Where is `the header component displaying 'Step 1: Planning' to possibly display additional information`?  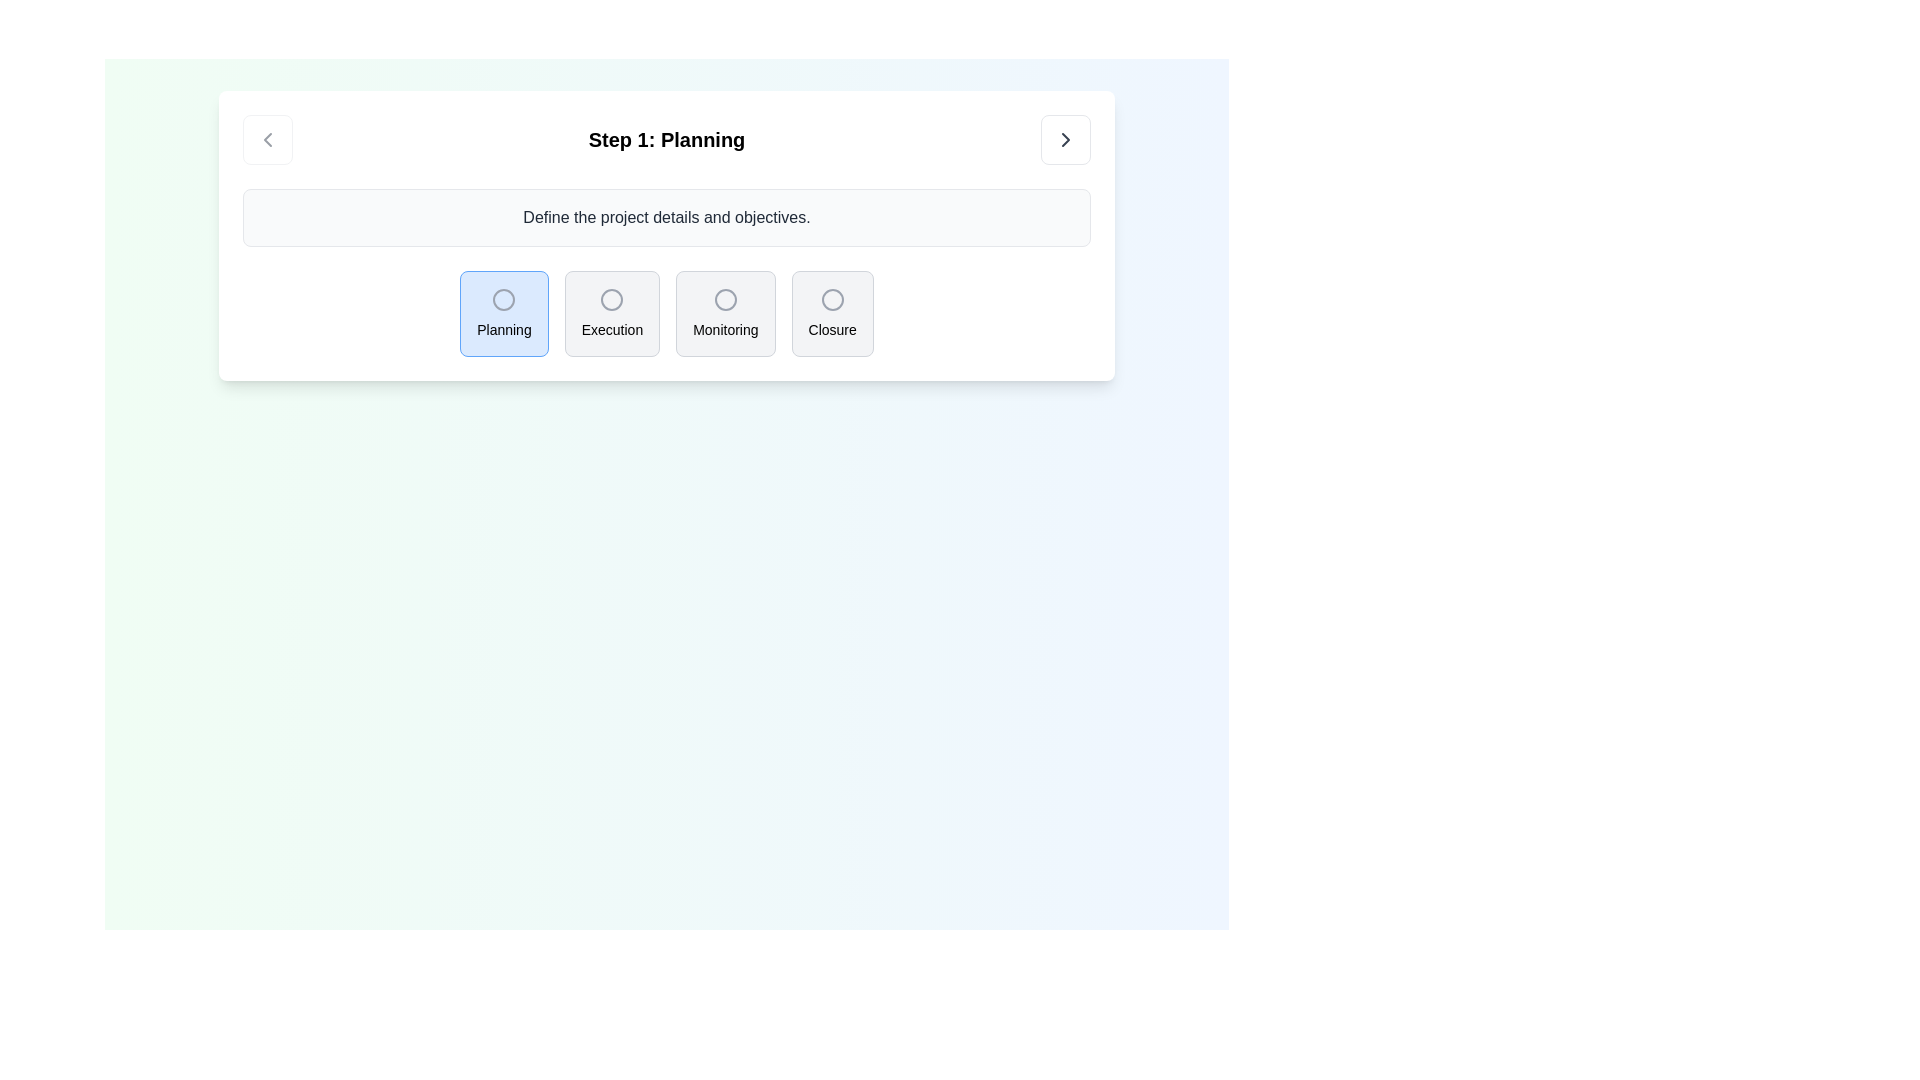
the header component displaying 'Step 1: Planning' to possibly display additional information is located at coordinates (667, 138).